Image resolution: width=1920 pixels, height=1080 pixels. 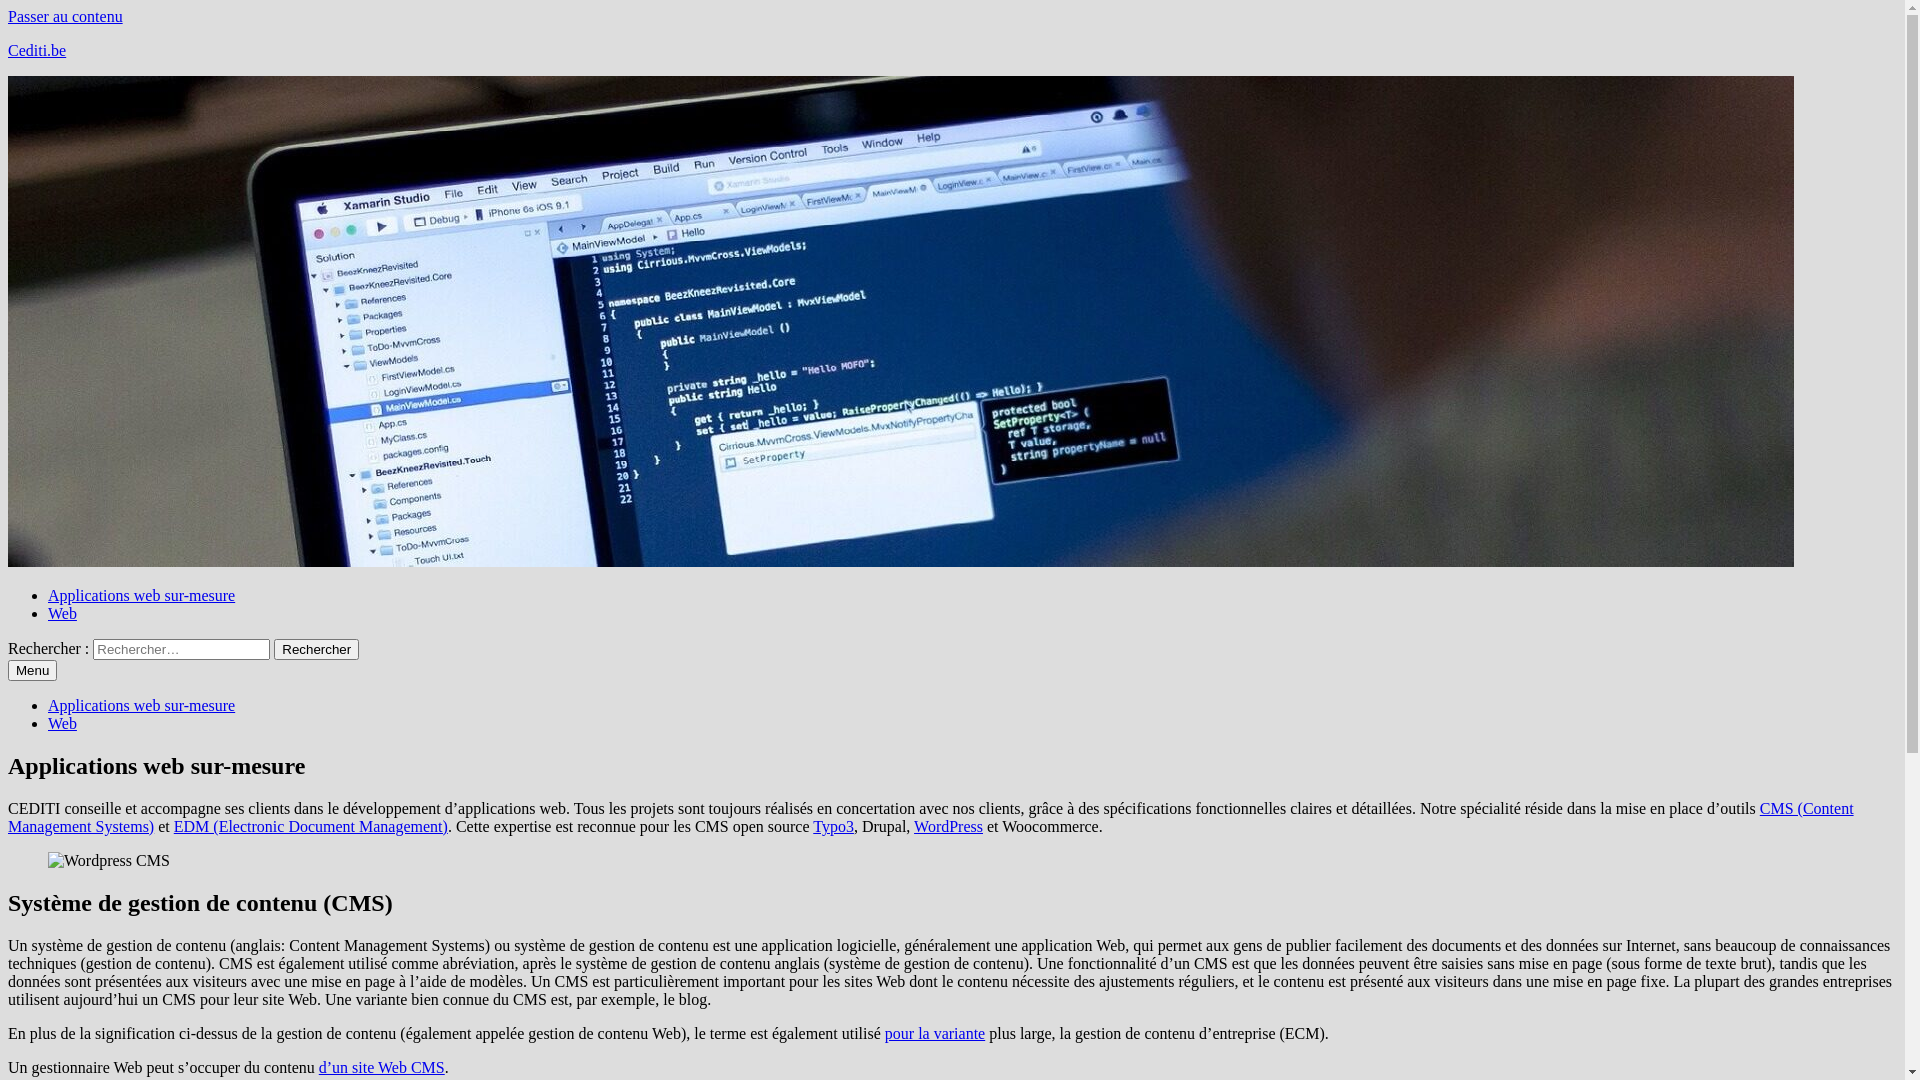 What do you see at coordinates (62, 612) in the screenshot?
I see `'Web'` at bounding box center [62, 612].